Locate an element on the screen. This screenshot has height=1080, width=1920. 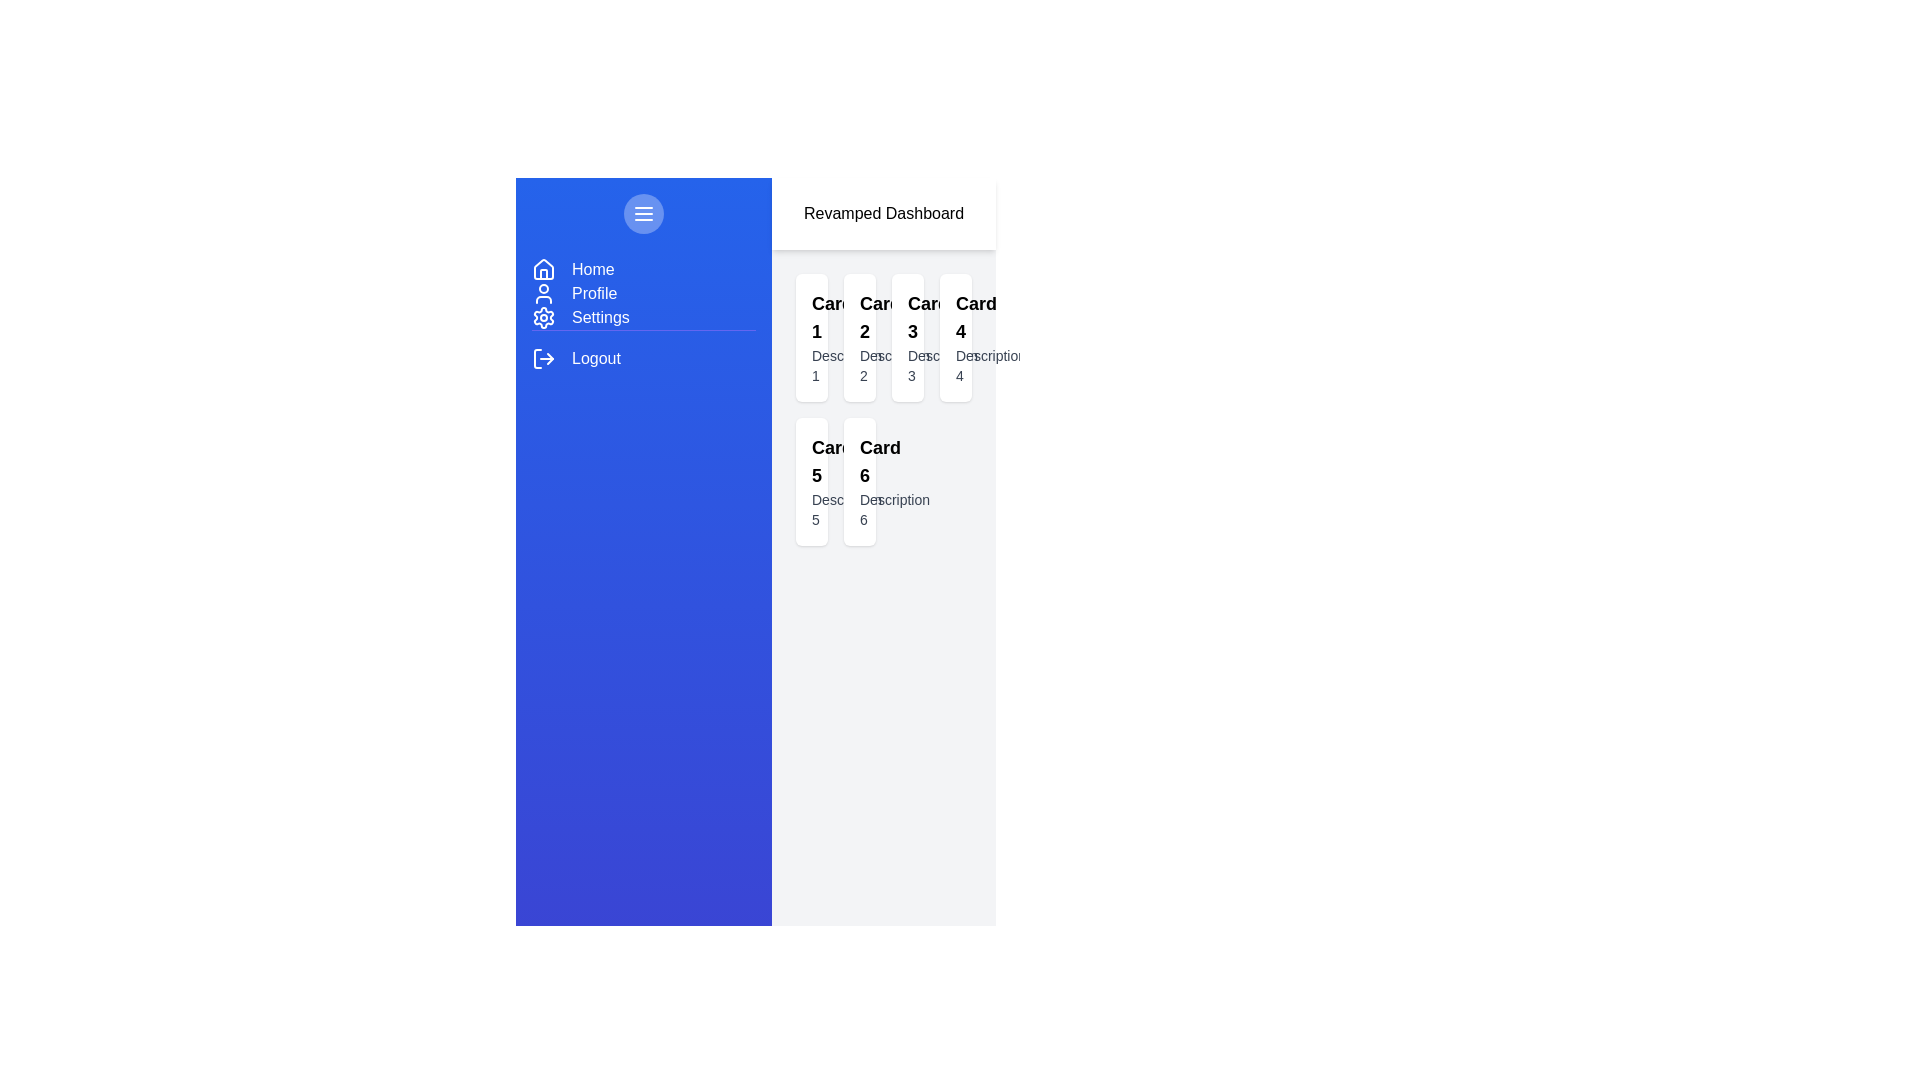
the circular button with a menu icon located at the top of the sidebar is located at coordinates (643, 213).